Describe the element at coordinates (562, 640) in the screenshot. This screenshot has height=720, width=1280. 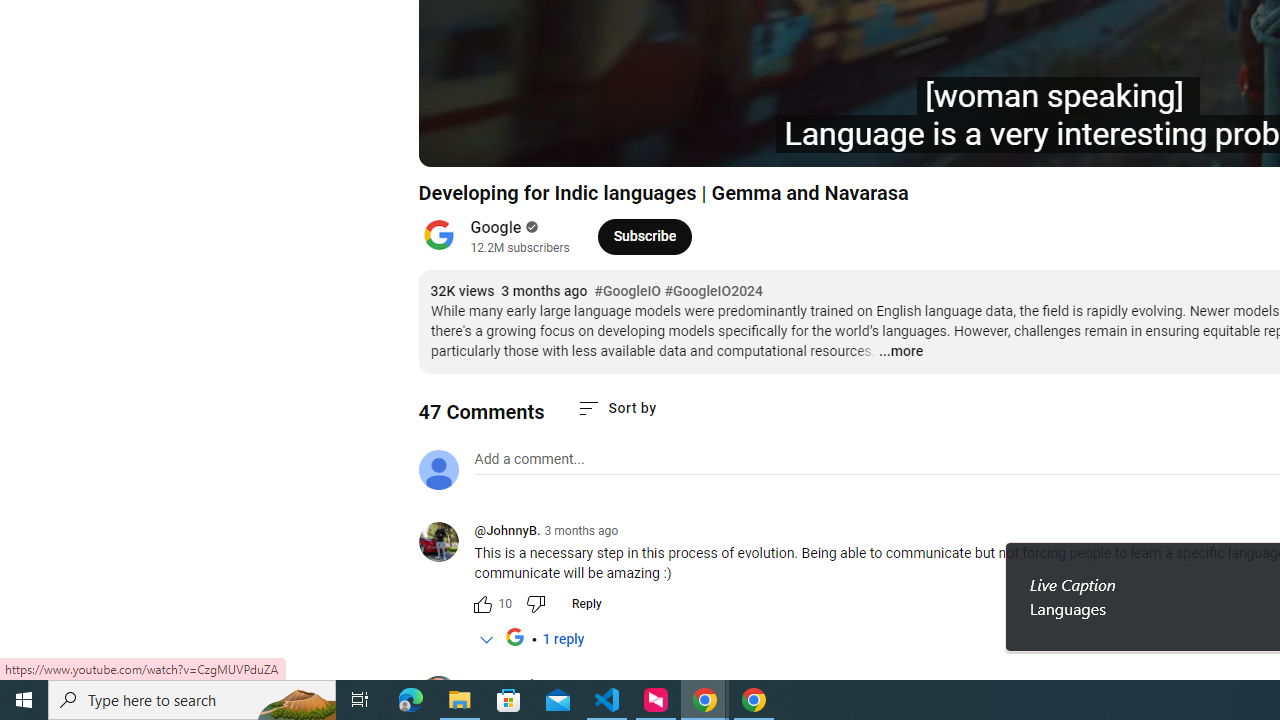
I see `'1 reply'` at that location.